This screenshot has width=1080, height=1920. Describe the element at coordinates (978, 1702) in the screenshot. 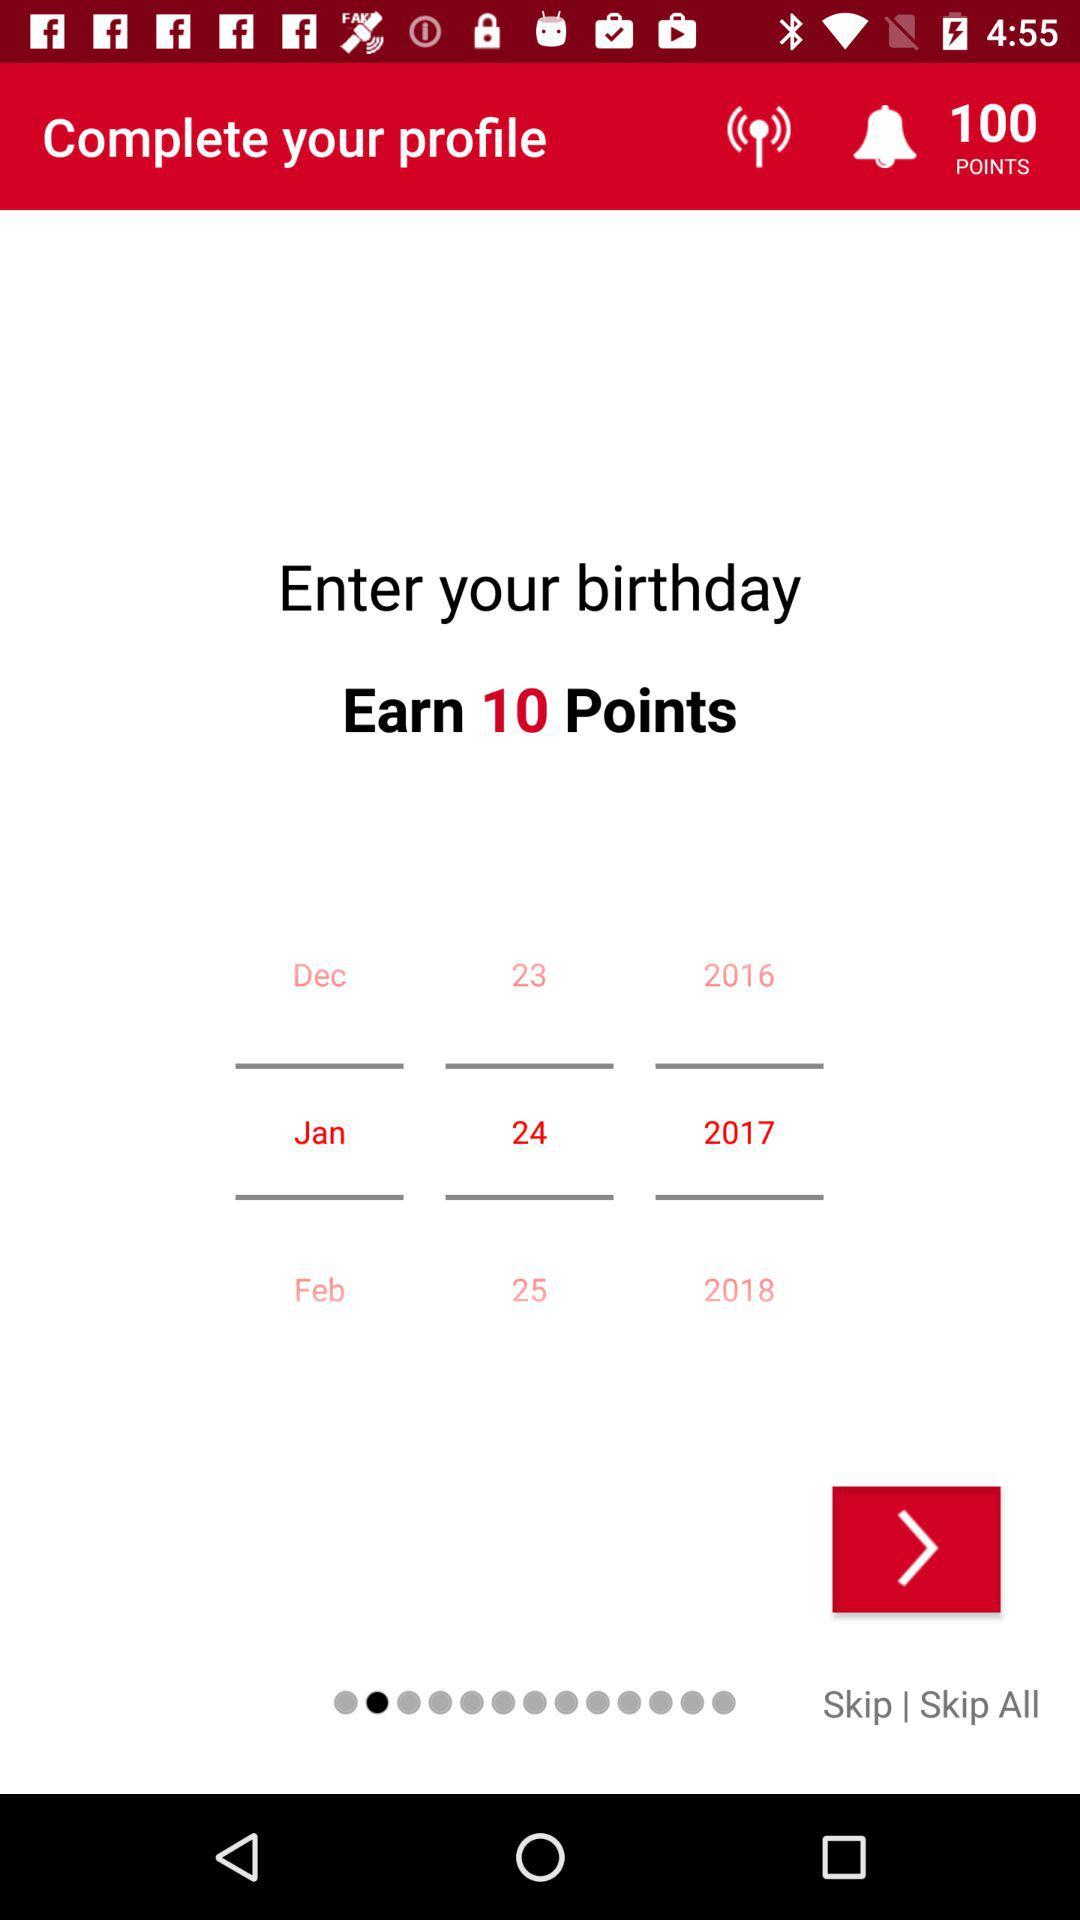

I see `the skip all` at that location.